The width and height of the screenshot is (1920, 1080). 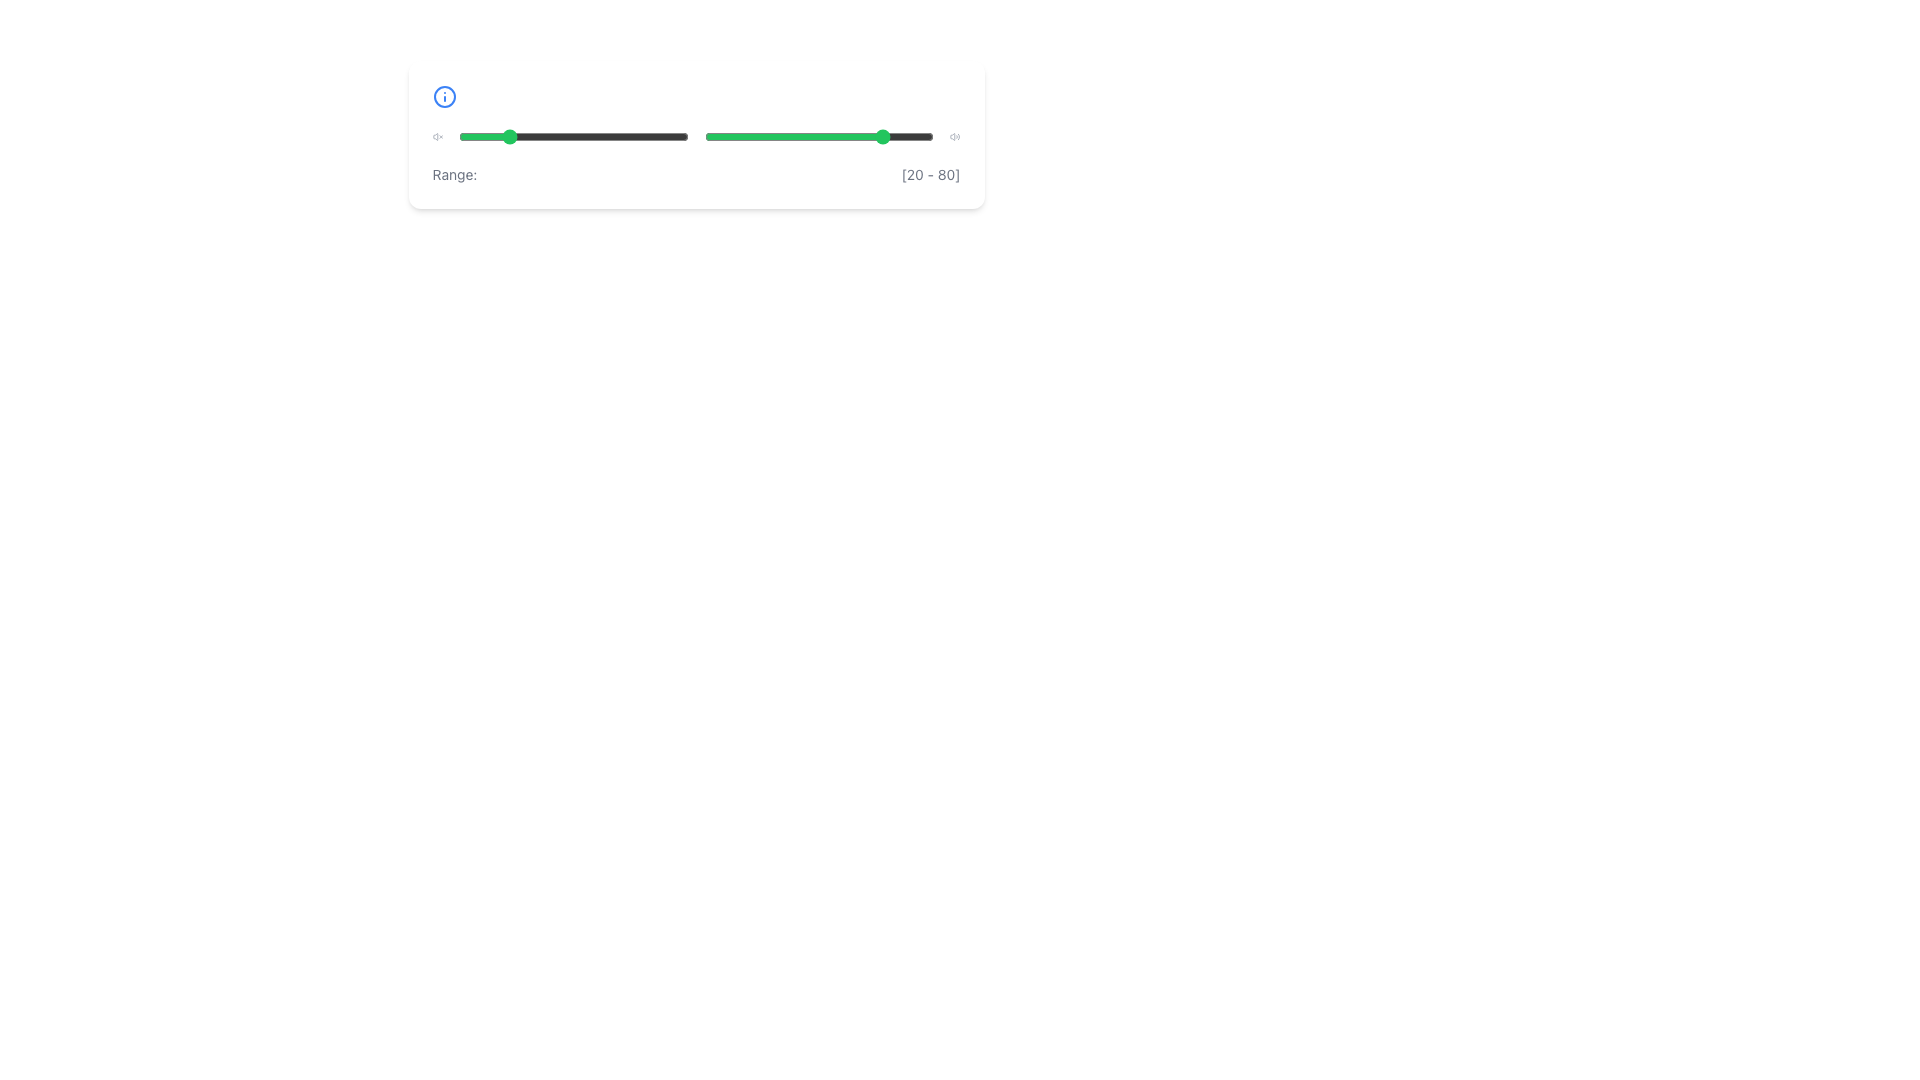 I want to click on the slider value, so click(x=715, y=136).